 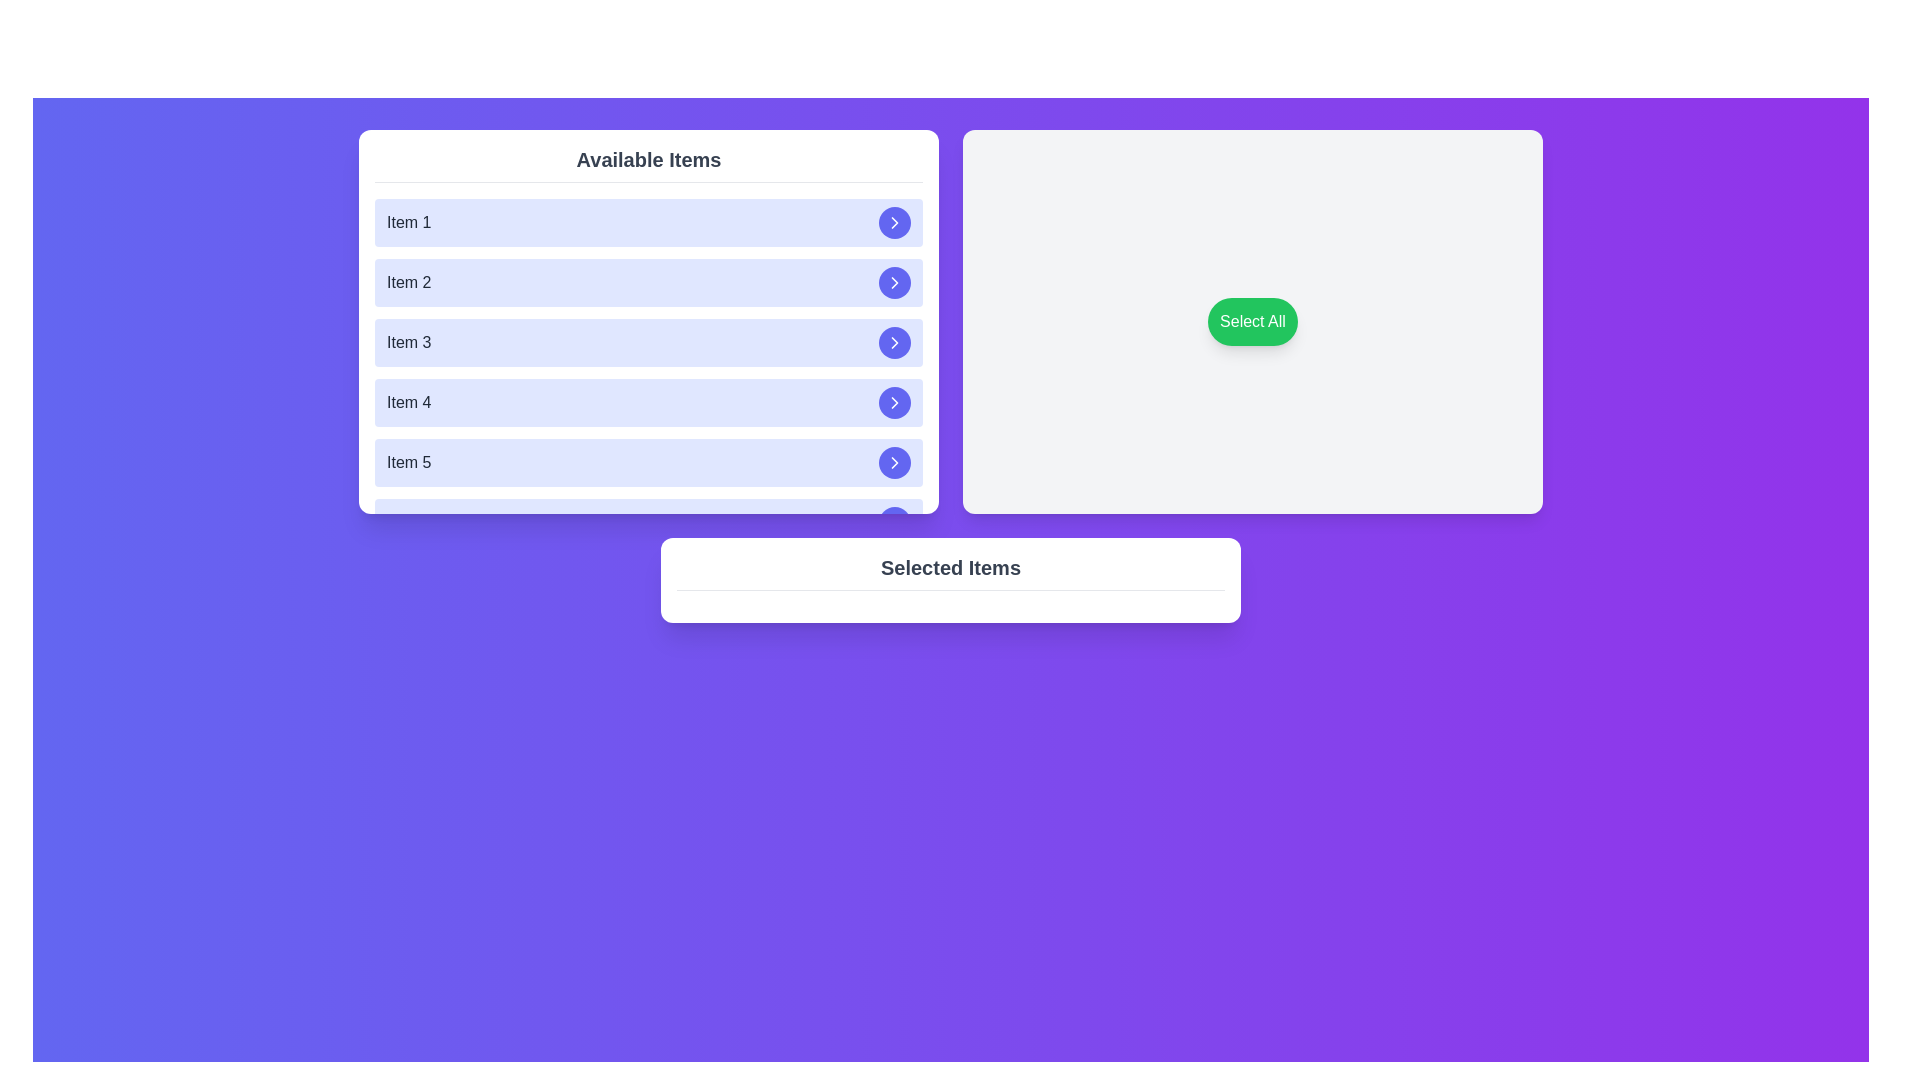 What do you see at coordinates (893, 522) in the screenshot?
I see `the Chevron icon in the fifth item of the 'Available Items' list in the left panel` at bounding box center [893, 522].